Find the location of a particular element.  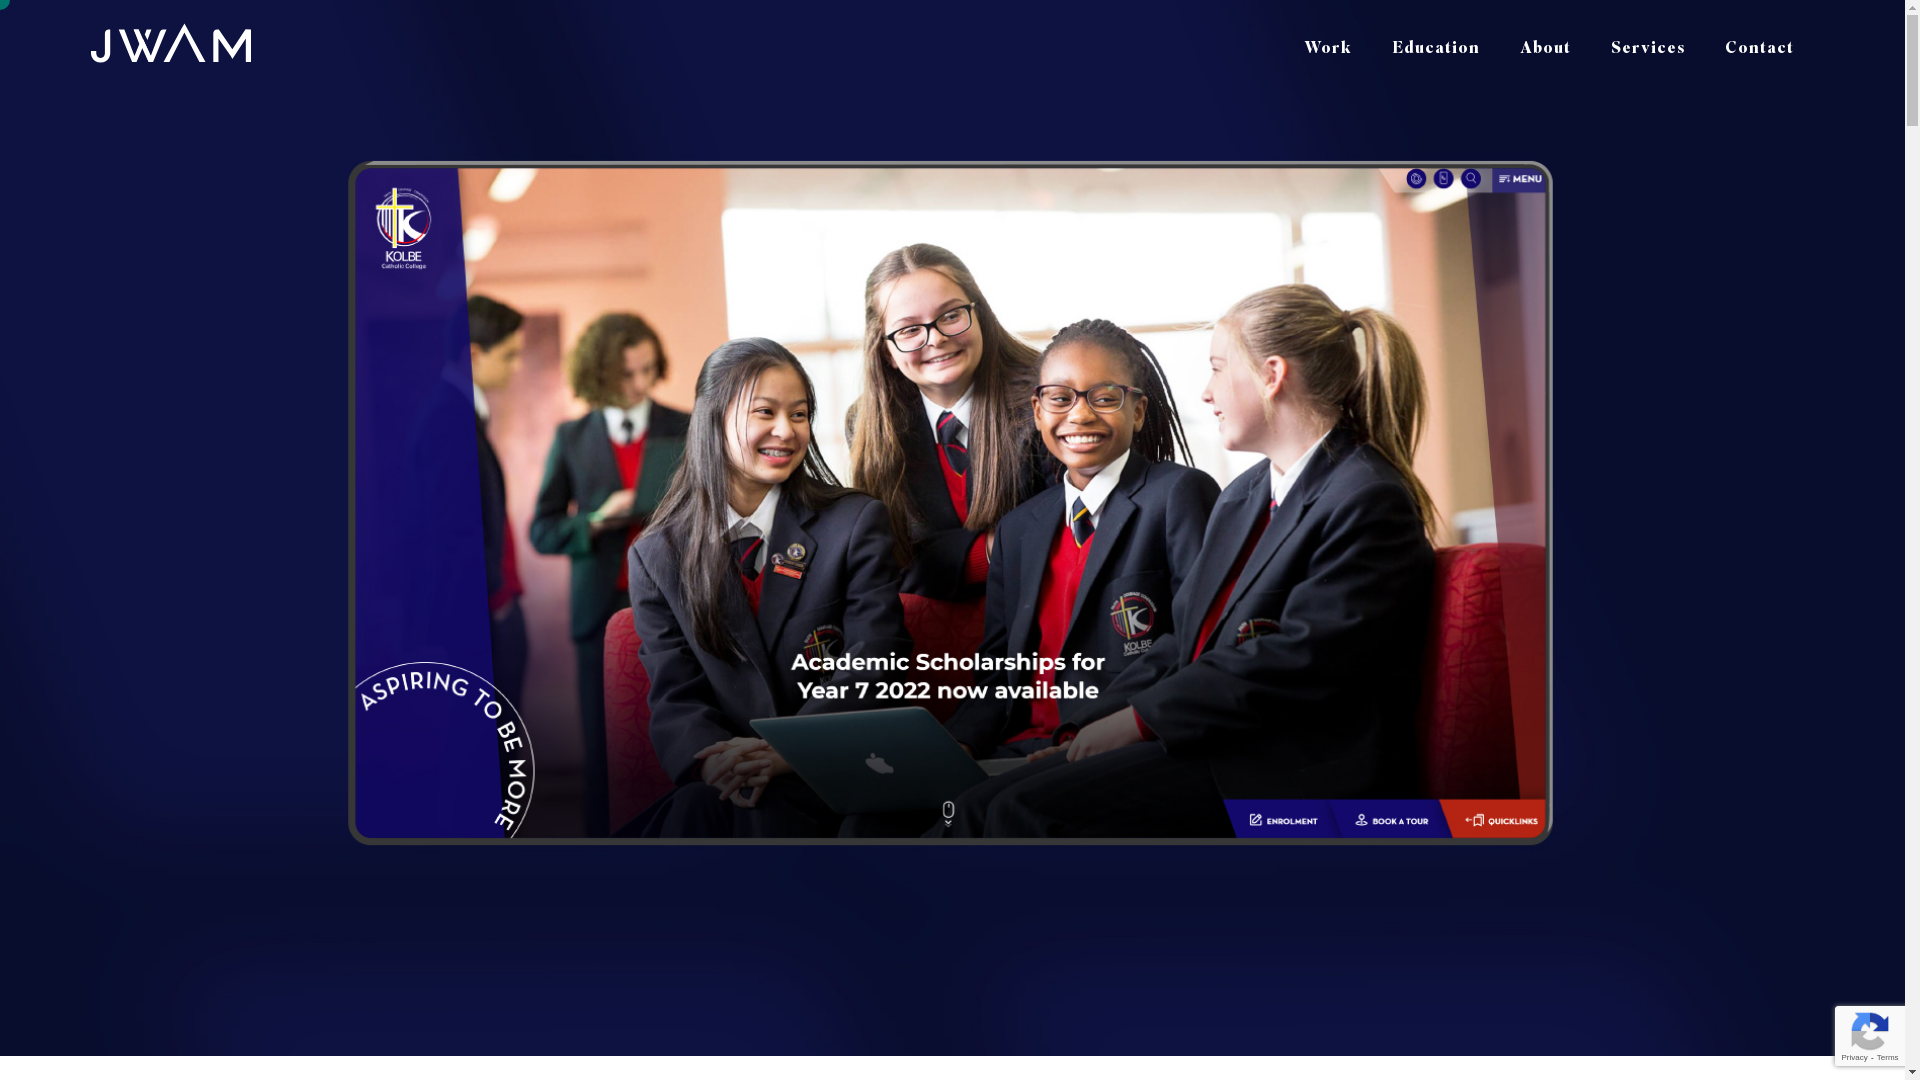

'About' is located at coordinates (1544, 42).